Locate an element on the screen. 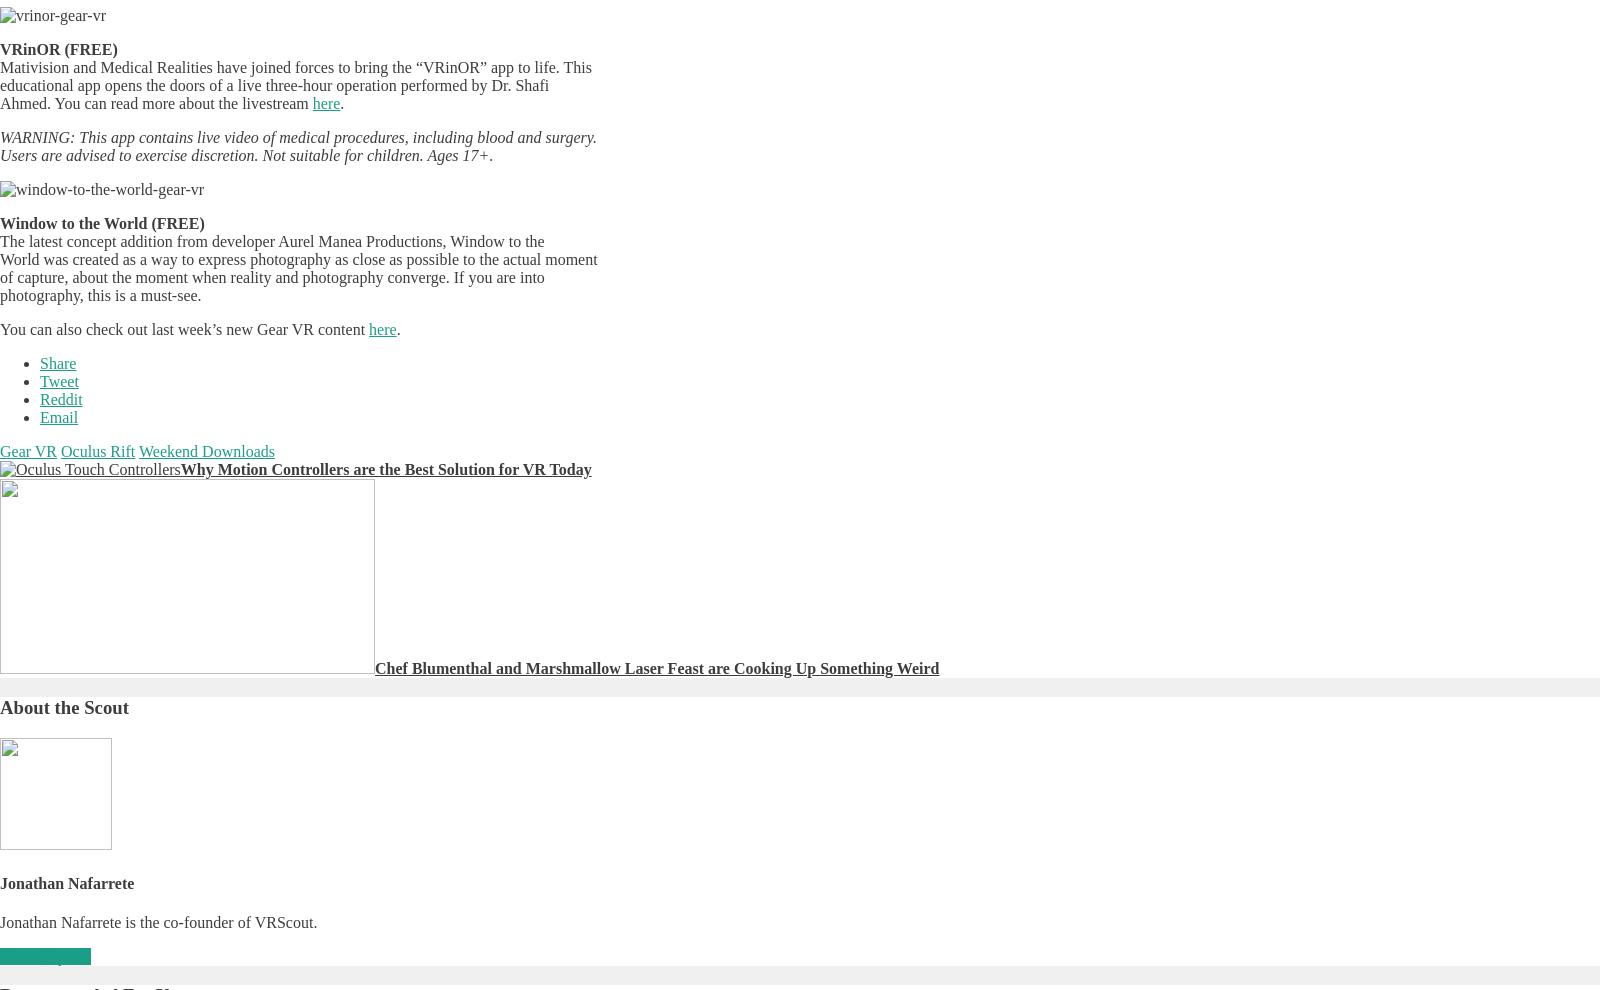 The height and width of the screenshot is (990, 1600). 'Chef Blumenthal and Marshmallow Laser Feast are Cooking Up Something Weird' is located at coordinates (656, 668).